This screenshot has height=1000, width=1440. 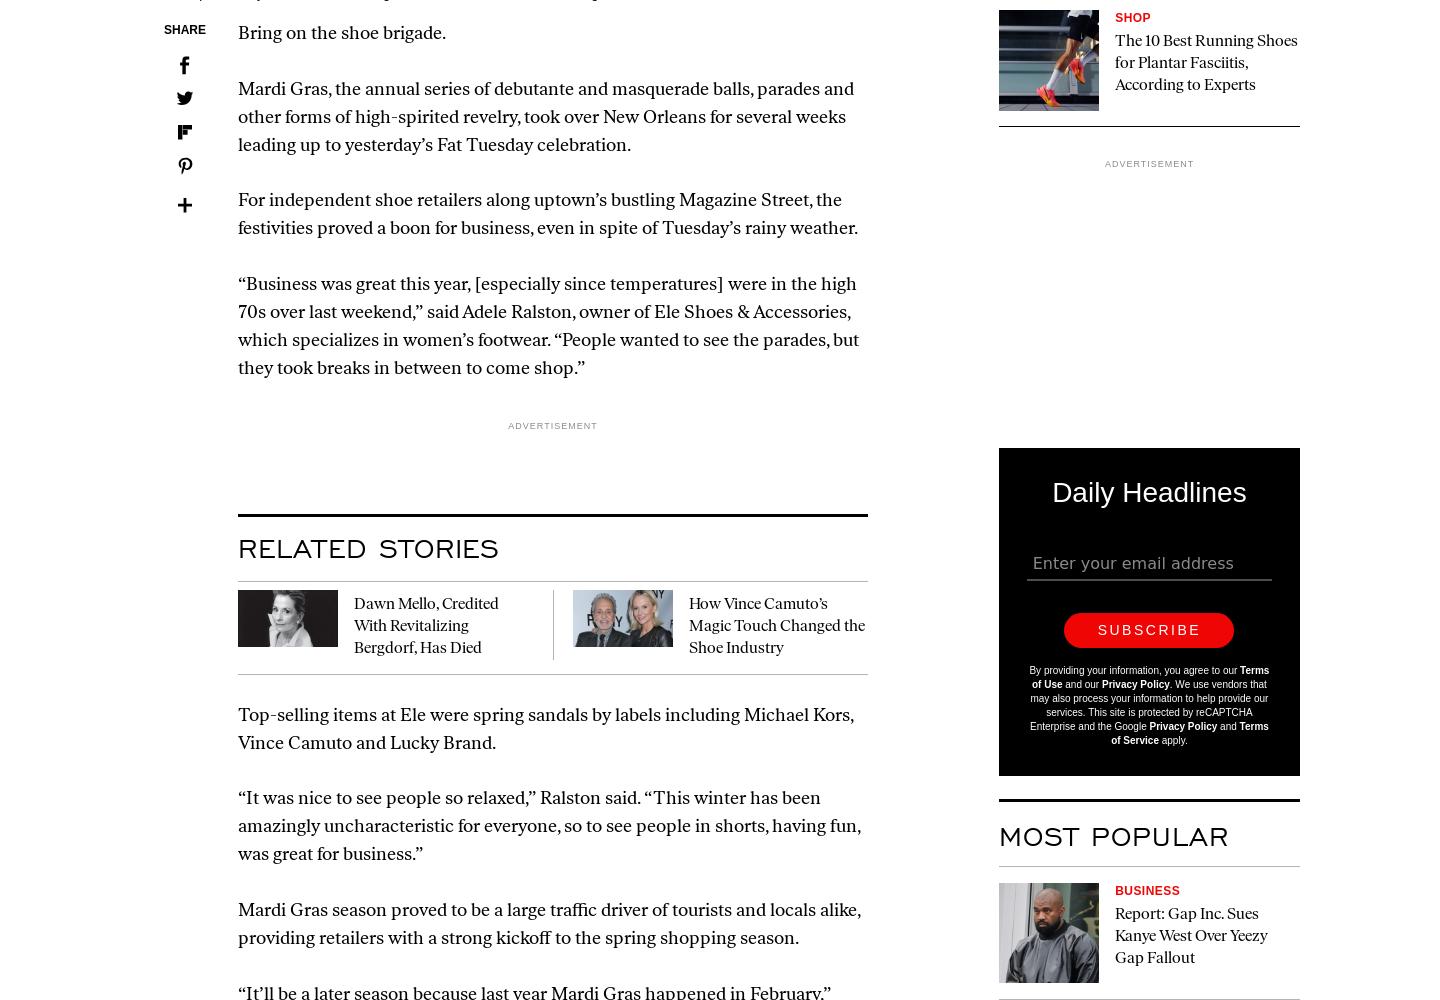 What do you see at coordinates (426, 628) in the screenshot?
I see `'Dawn Mello, Credited With Revitalizing Bergdorf, Has Died'` at bounding box center [426, 628].